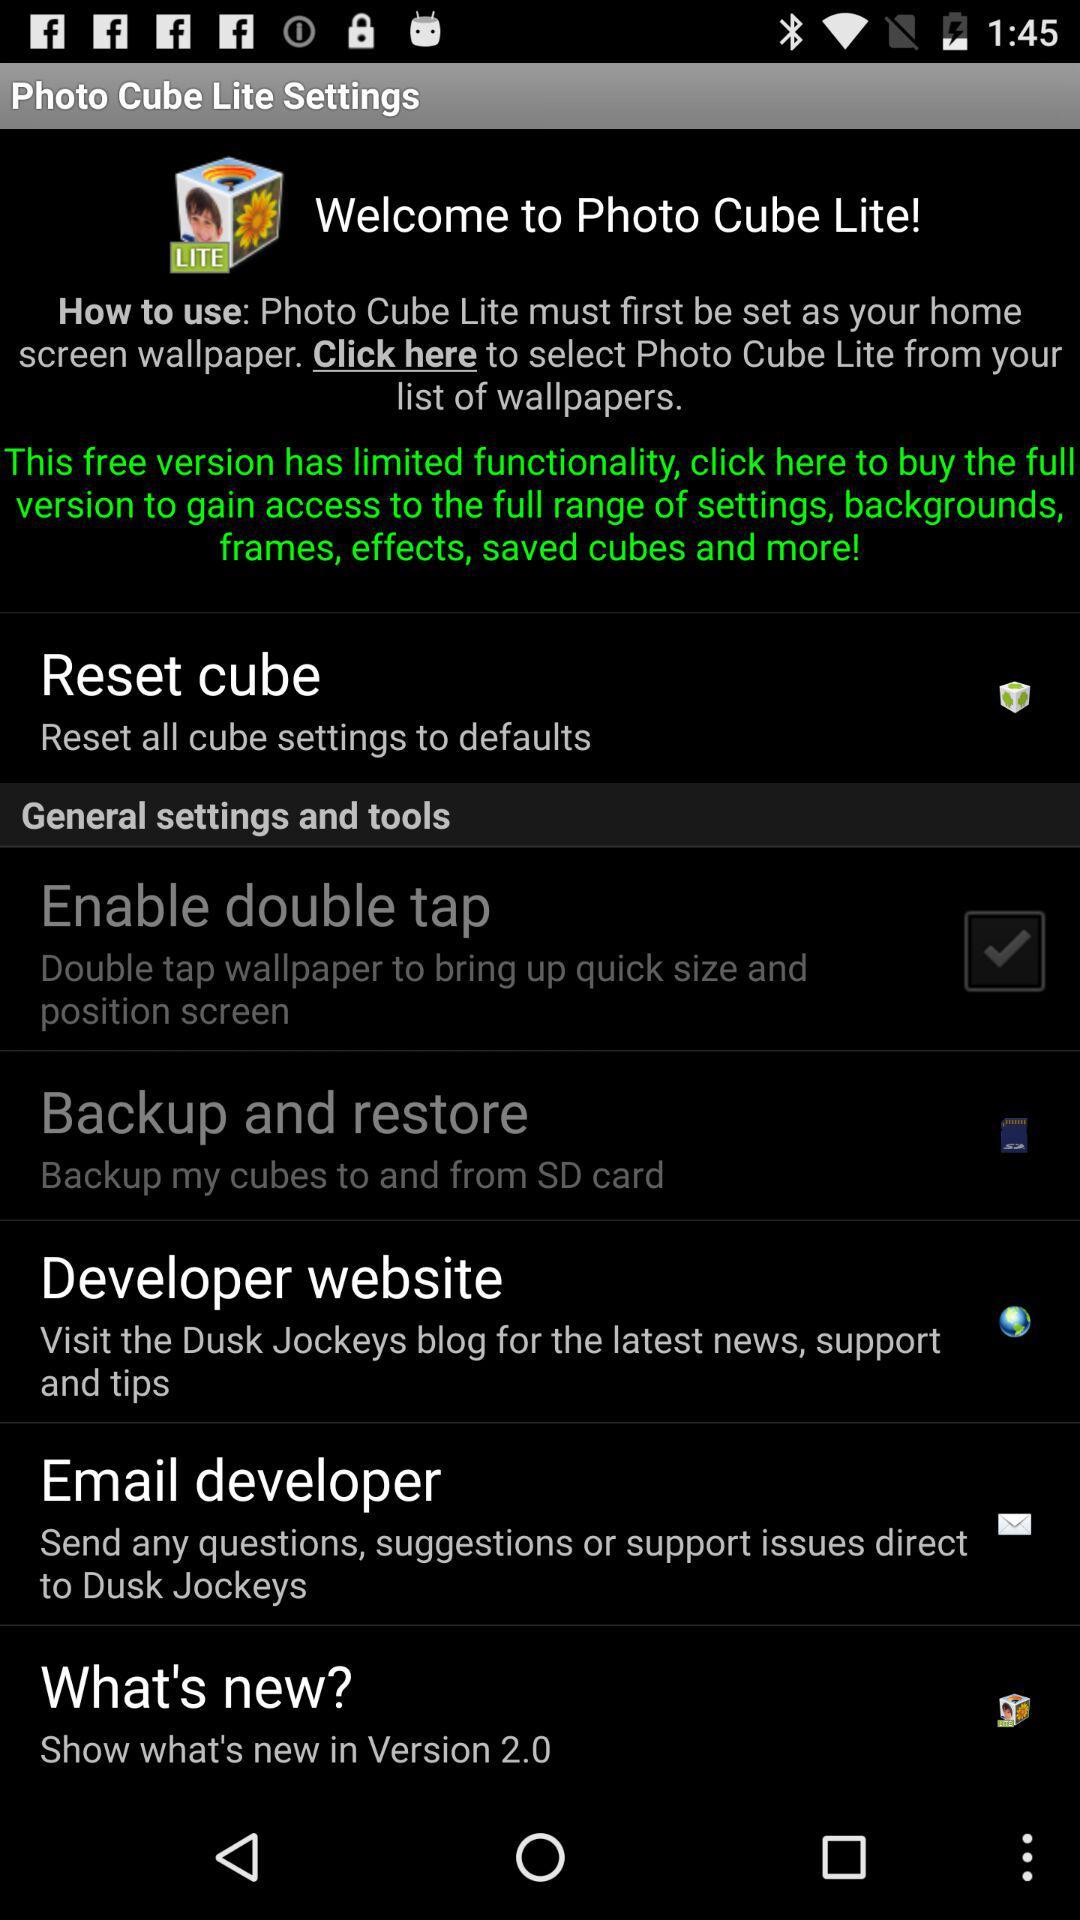 This screenshot has width=1080, height=1920. Describe the element at coordinates (239, 1477) in the screenshot. I see `the icon above the send any questions` at that location.